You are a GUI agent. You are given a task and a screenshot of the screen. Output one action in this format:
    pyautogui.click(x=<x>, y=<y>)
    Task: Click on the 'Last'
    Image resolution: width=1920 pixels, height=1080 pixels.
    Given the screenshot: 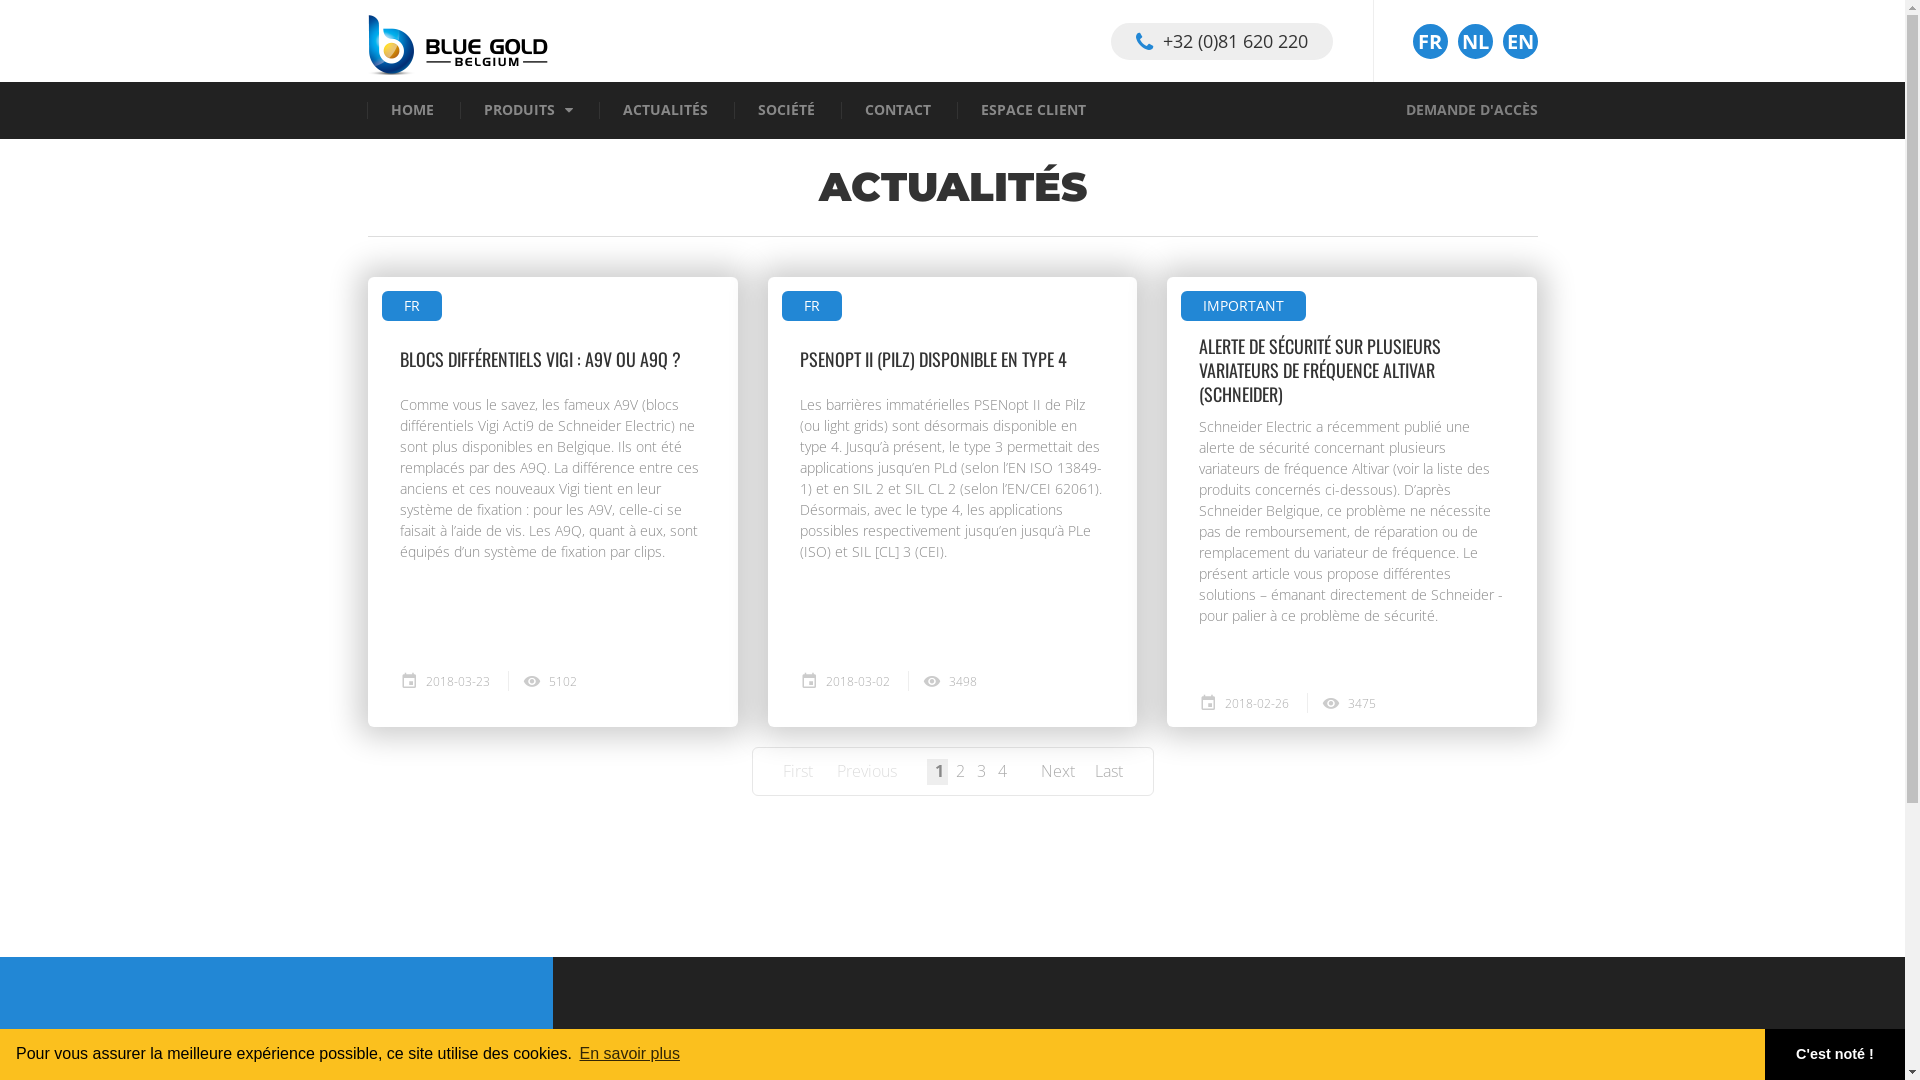 What is the action you would take?
    pyautogui.click(x=1107, y=770)
    